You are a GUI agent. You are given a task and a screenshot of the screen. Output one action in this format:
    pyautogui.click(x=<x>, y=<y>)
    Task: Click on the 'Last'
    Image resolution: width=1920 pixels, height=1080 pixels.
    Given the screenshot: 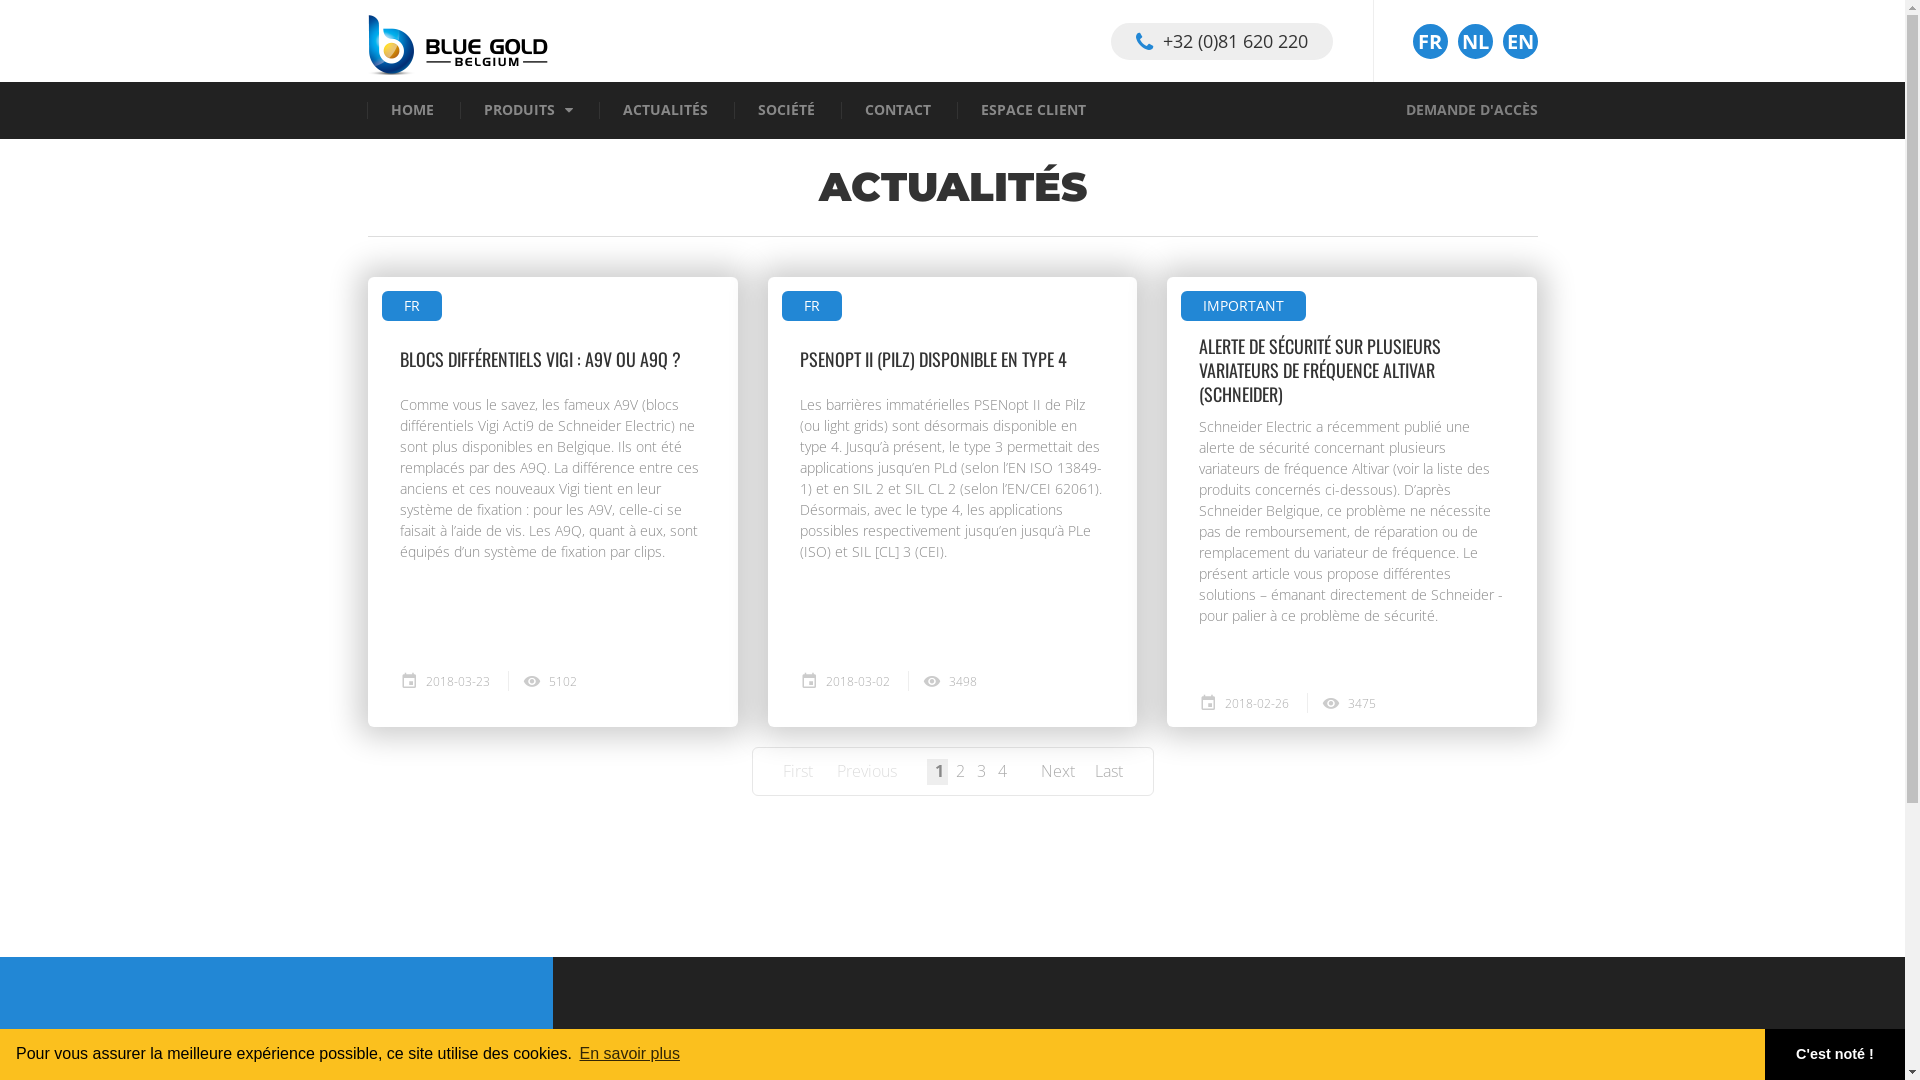 What is the action you would take?
    pyautogui.click(x=1107, y=770)
    